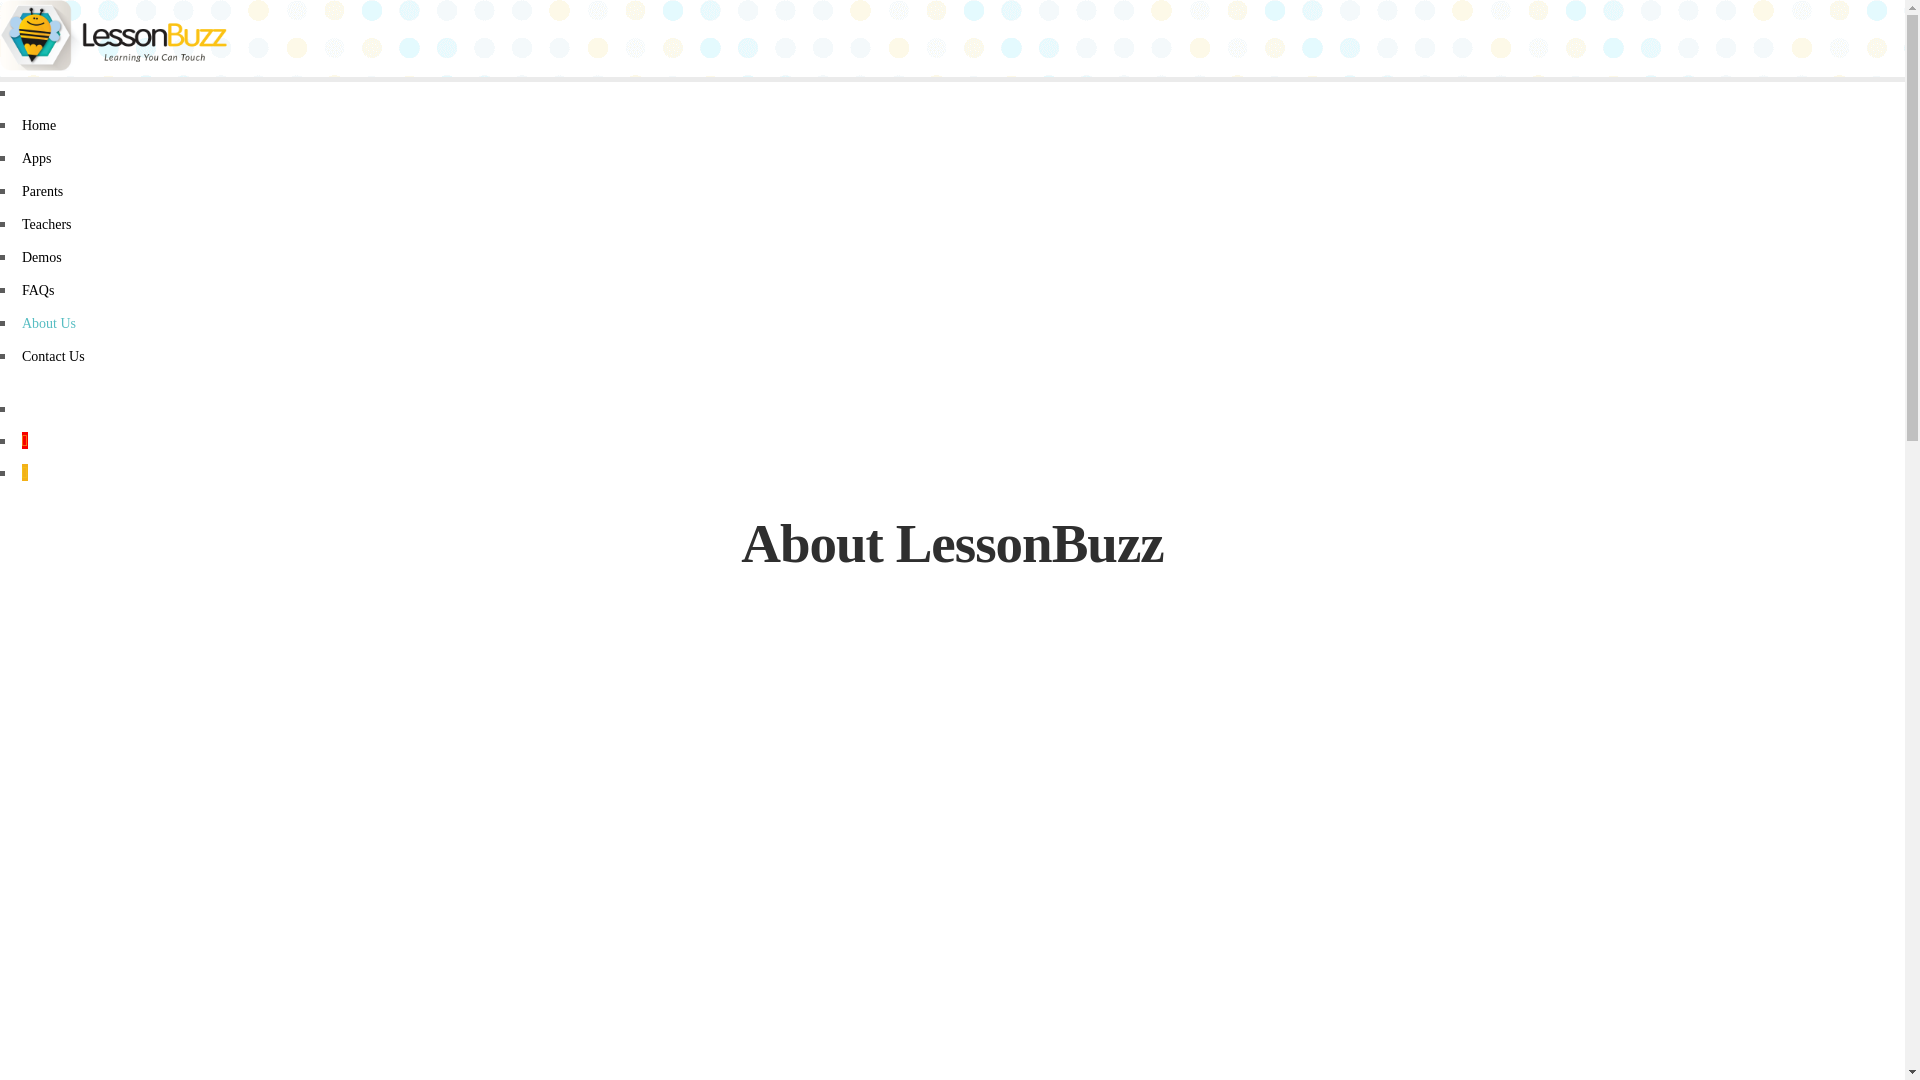 This screenshot has width=1920, height=1080. What do you see at coordinates (42, 256) in the screenshot?
I see `'Demos'` at bounding box center [42, 256].